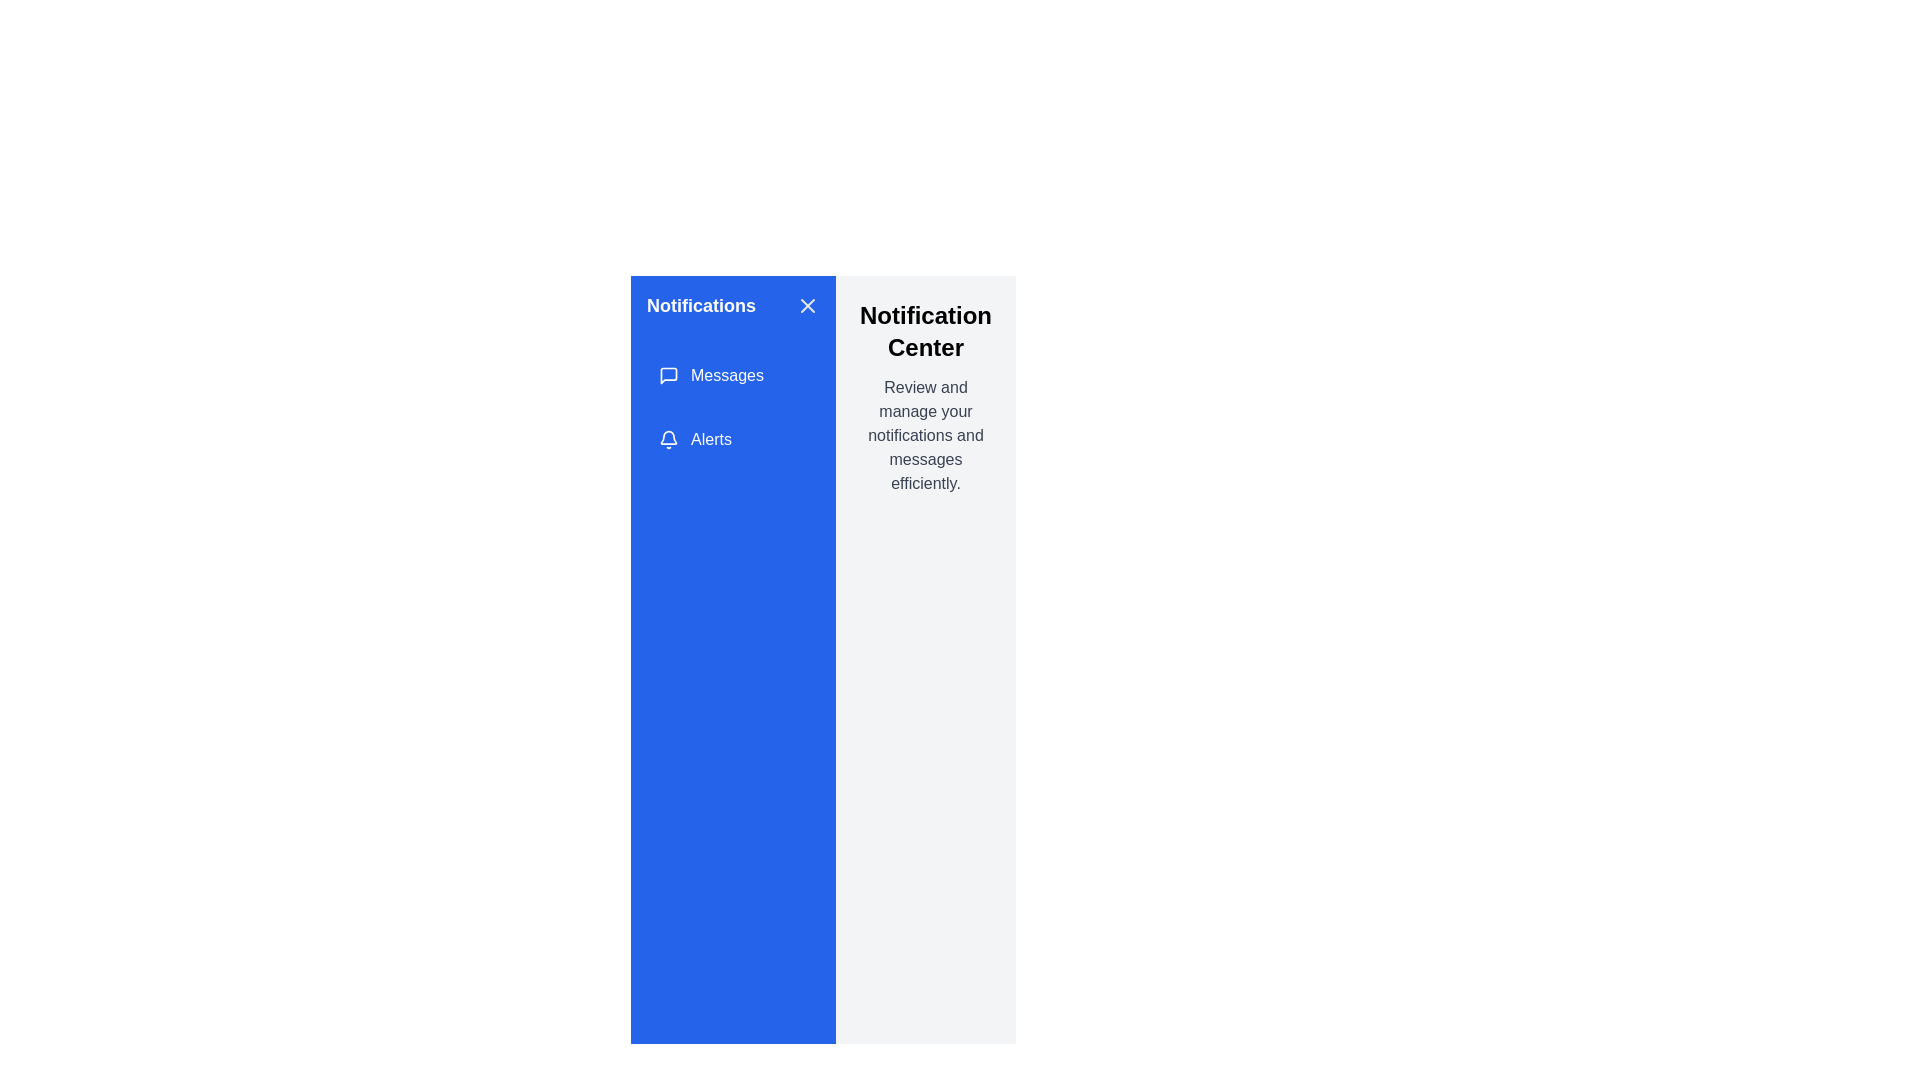  What do you see at coordinates (807, 305) in the screenshot?
I see `the 'X' icon representing the close action` at bounding box center [807, 305].